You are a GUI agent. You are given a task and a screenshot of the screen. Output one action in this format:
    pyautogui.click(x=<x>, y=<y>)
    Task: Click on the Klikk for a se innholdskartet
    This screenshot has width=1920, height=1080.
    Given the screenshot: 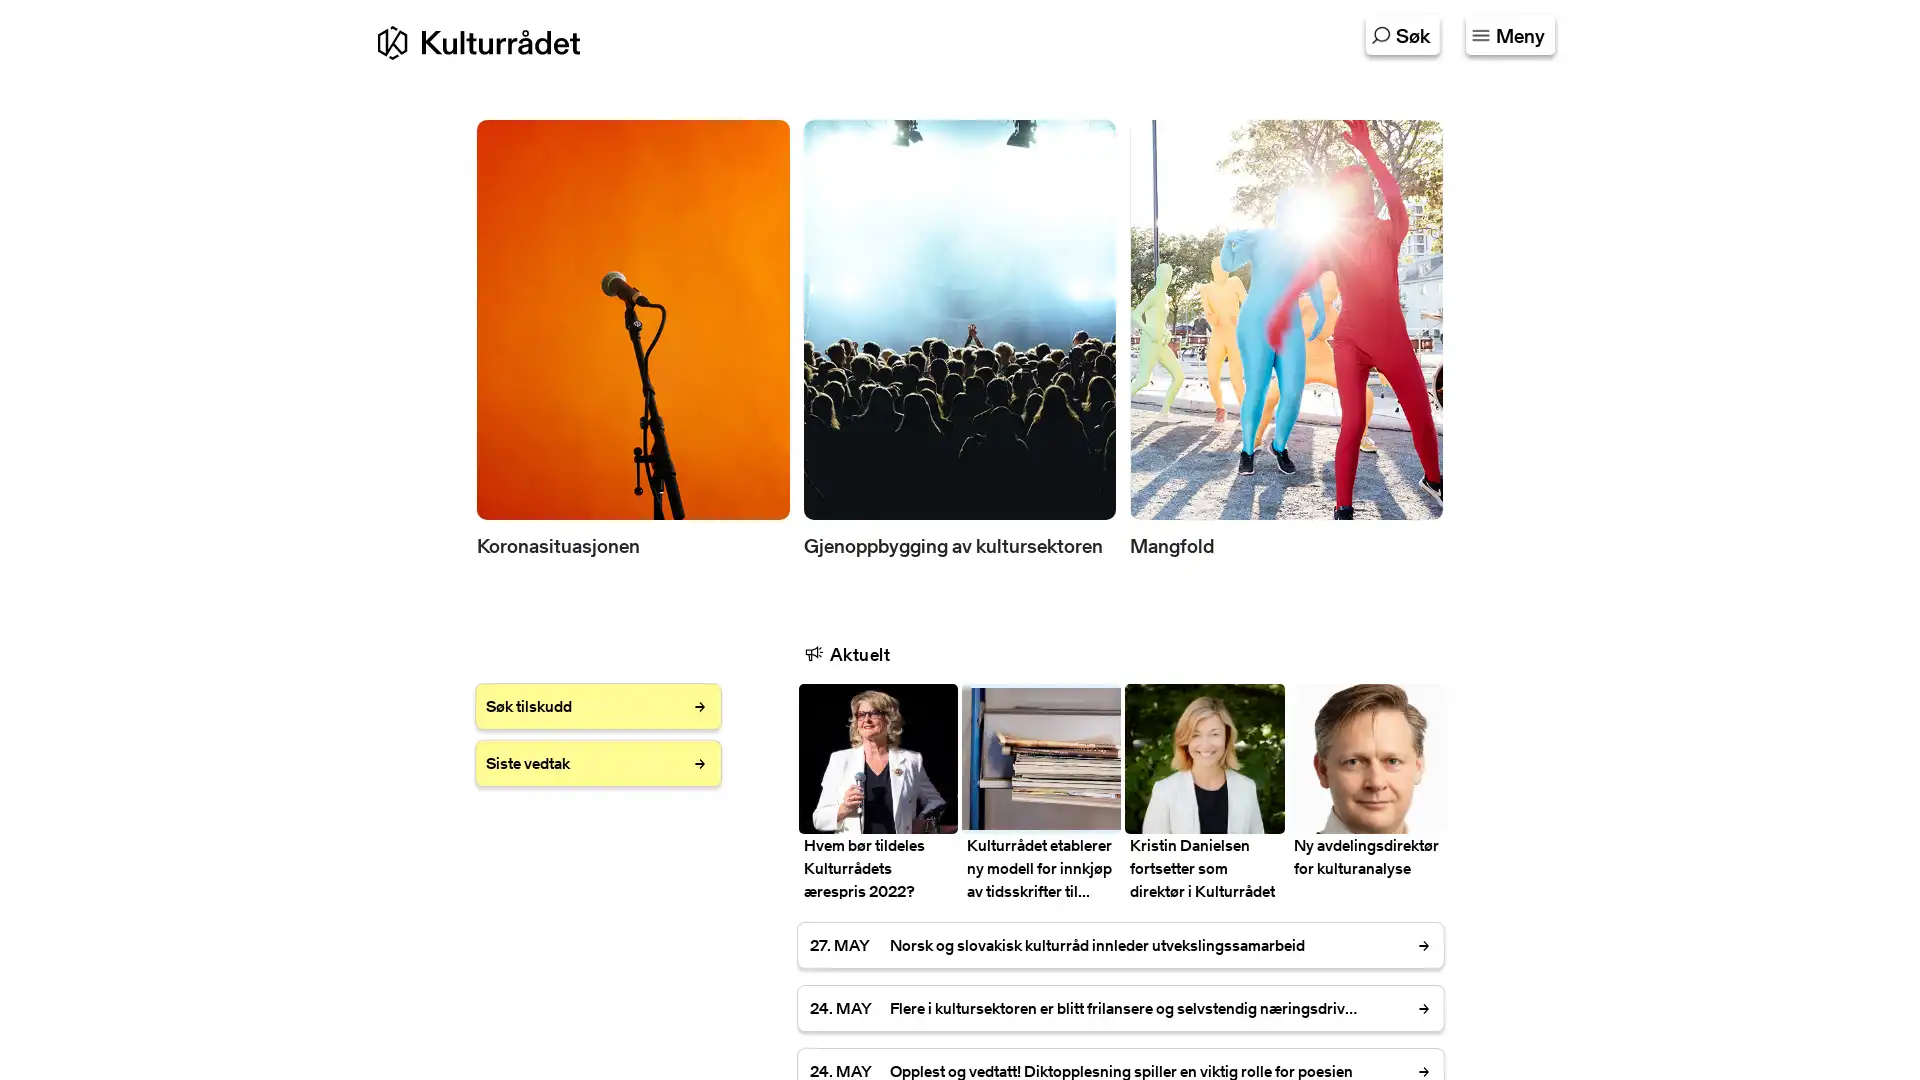 What is the action you would take?
    pyautogui.click(x=1510, y=34)
    